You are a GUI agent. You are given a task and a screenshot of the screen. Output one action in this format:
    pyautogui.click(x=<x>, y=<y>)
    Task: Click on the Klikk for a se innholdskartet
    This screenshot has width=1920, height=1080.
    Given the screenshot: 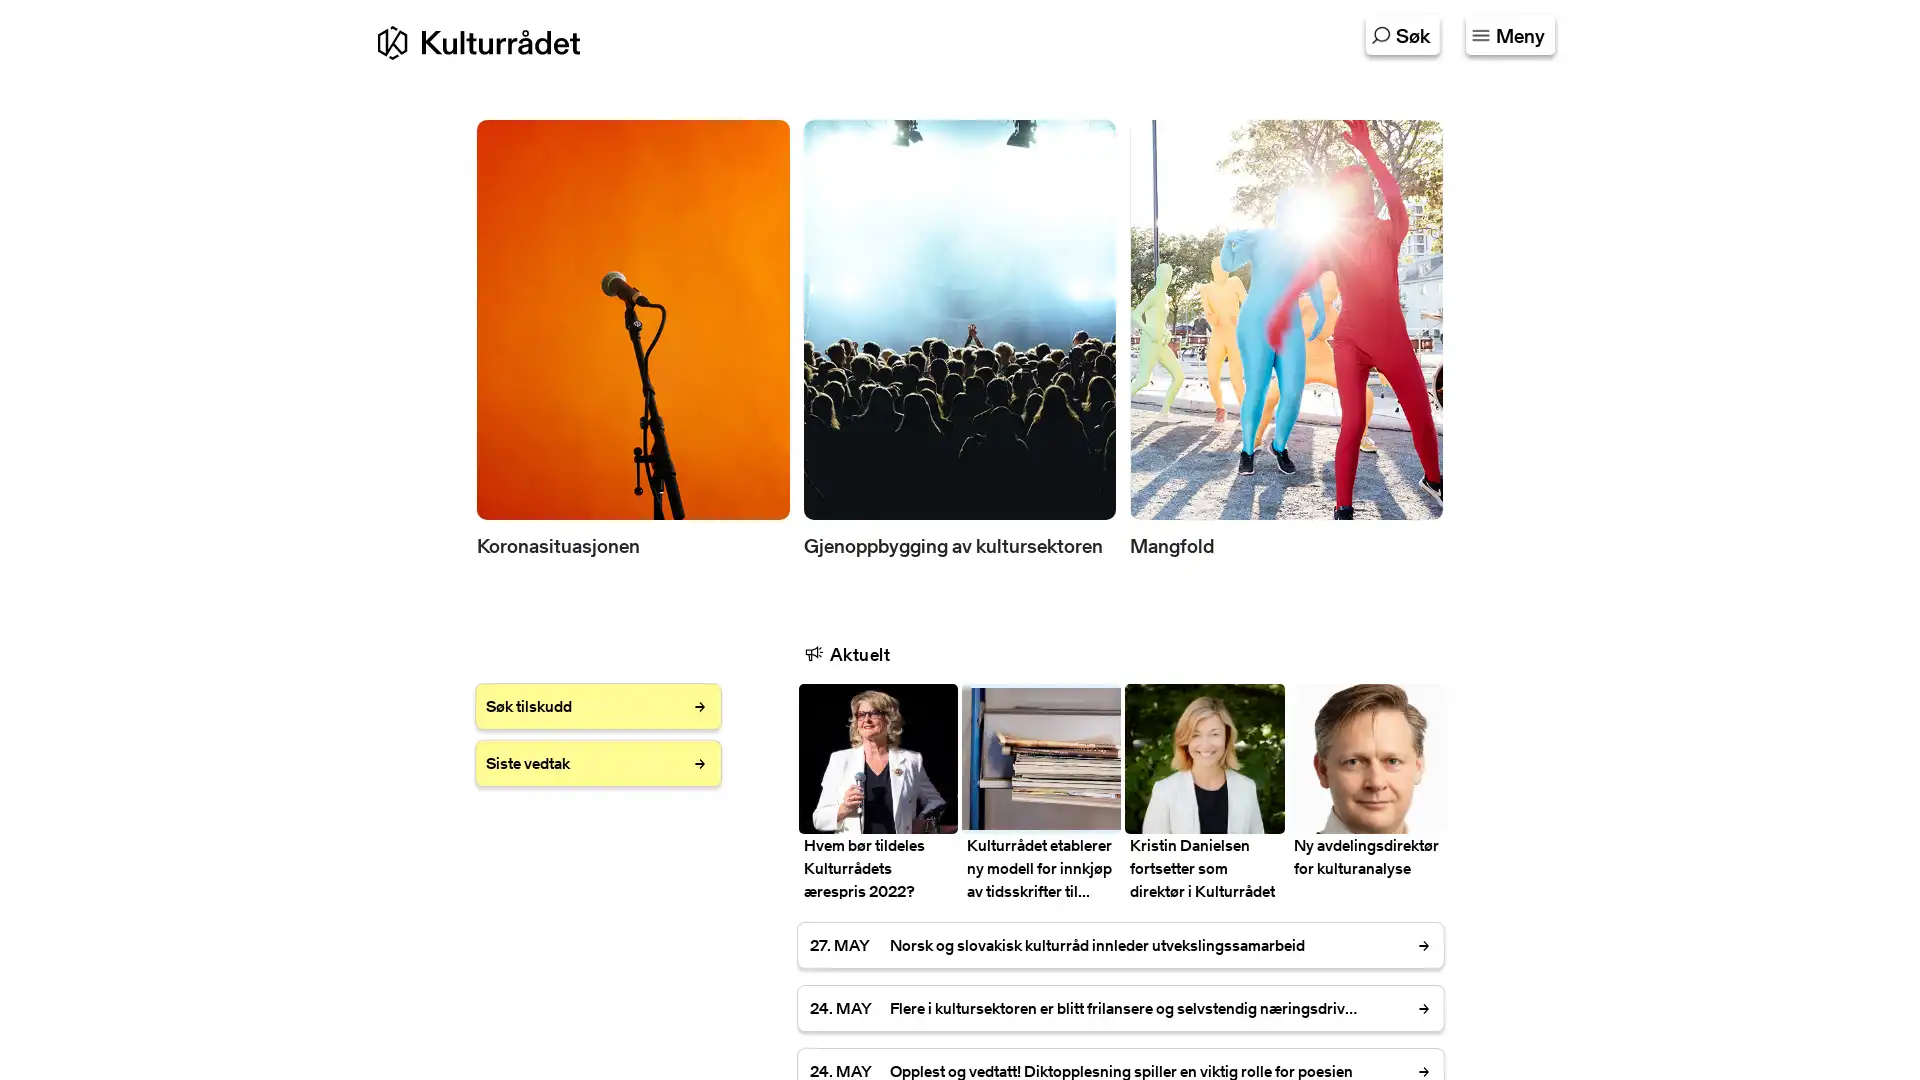 What is the action you would take?
    pyautogui.click(x=1510, y=34)
    